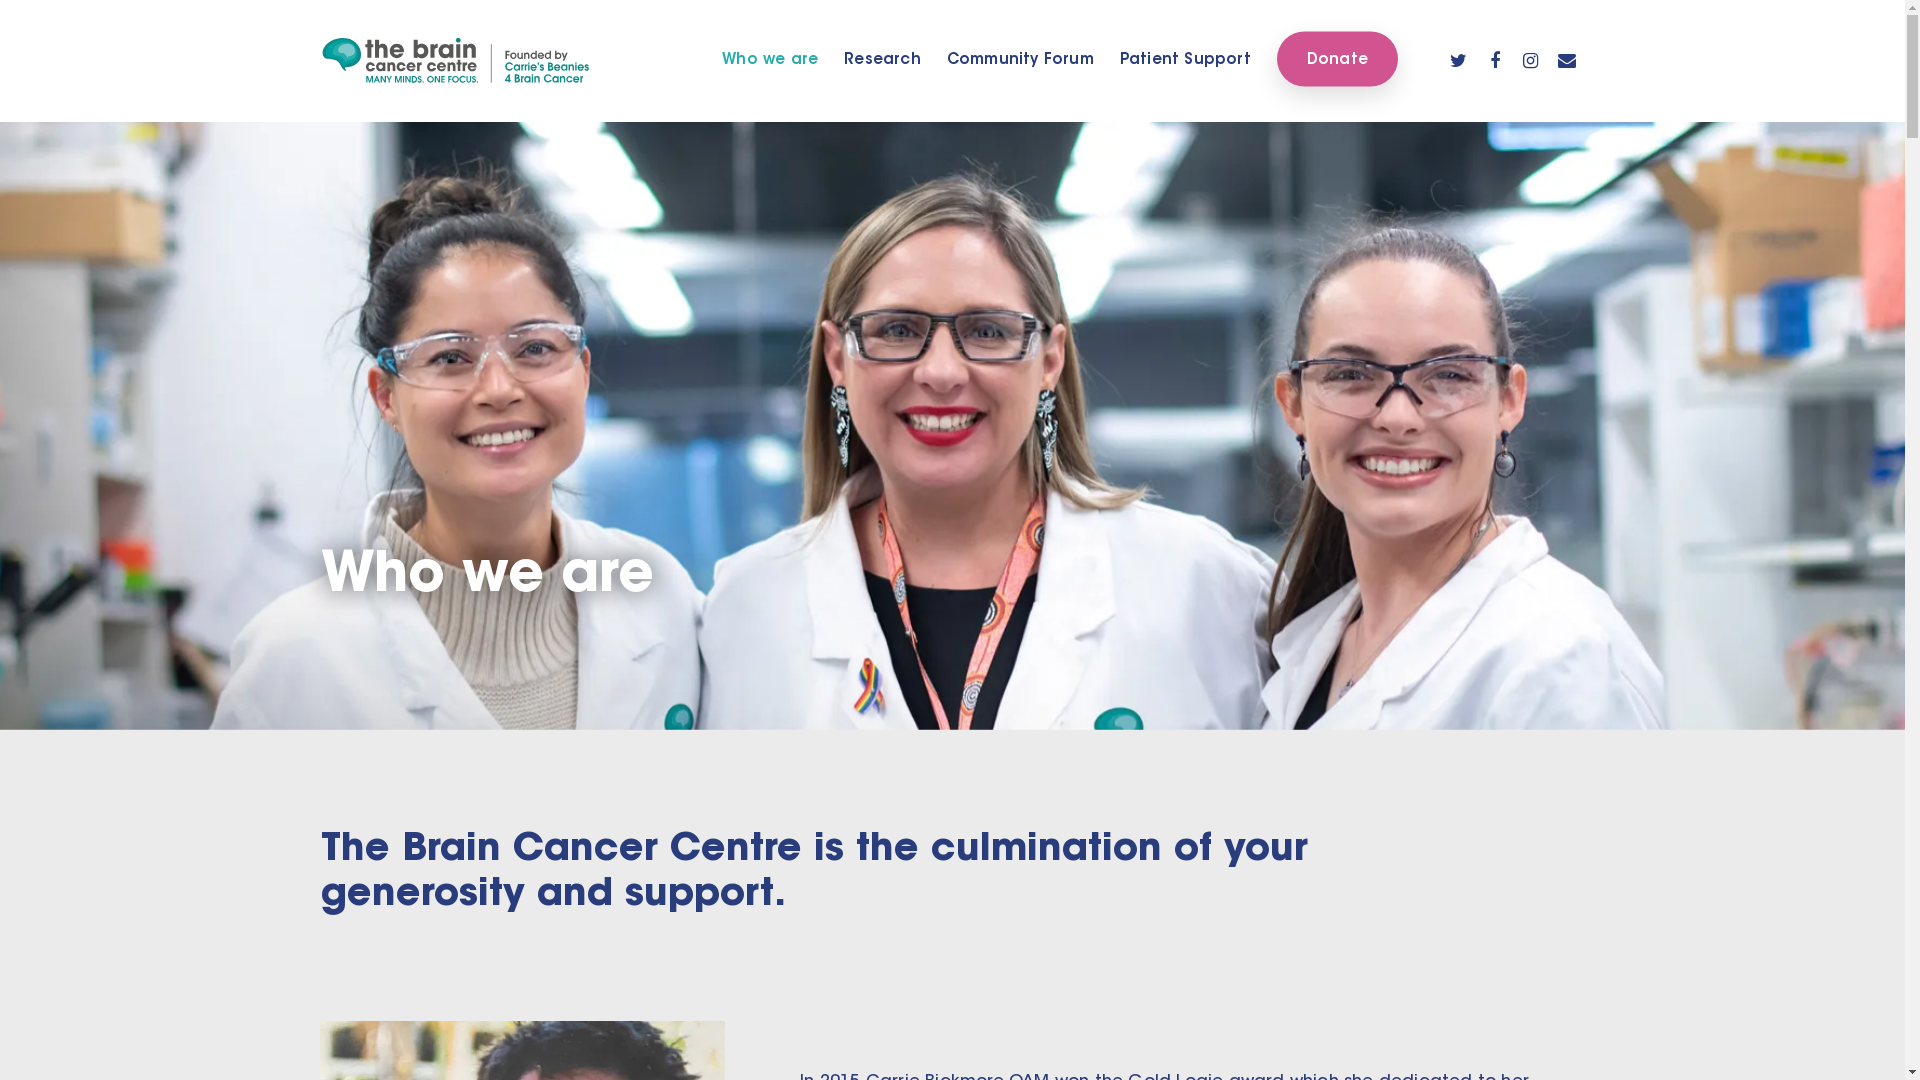  I want to click on 'facebook', so click(1494, 59).